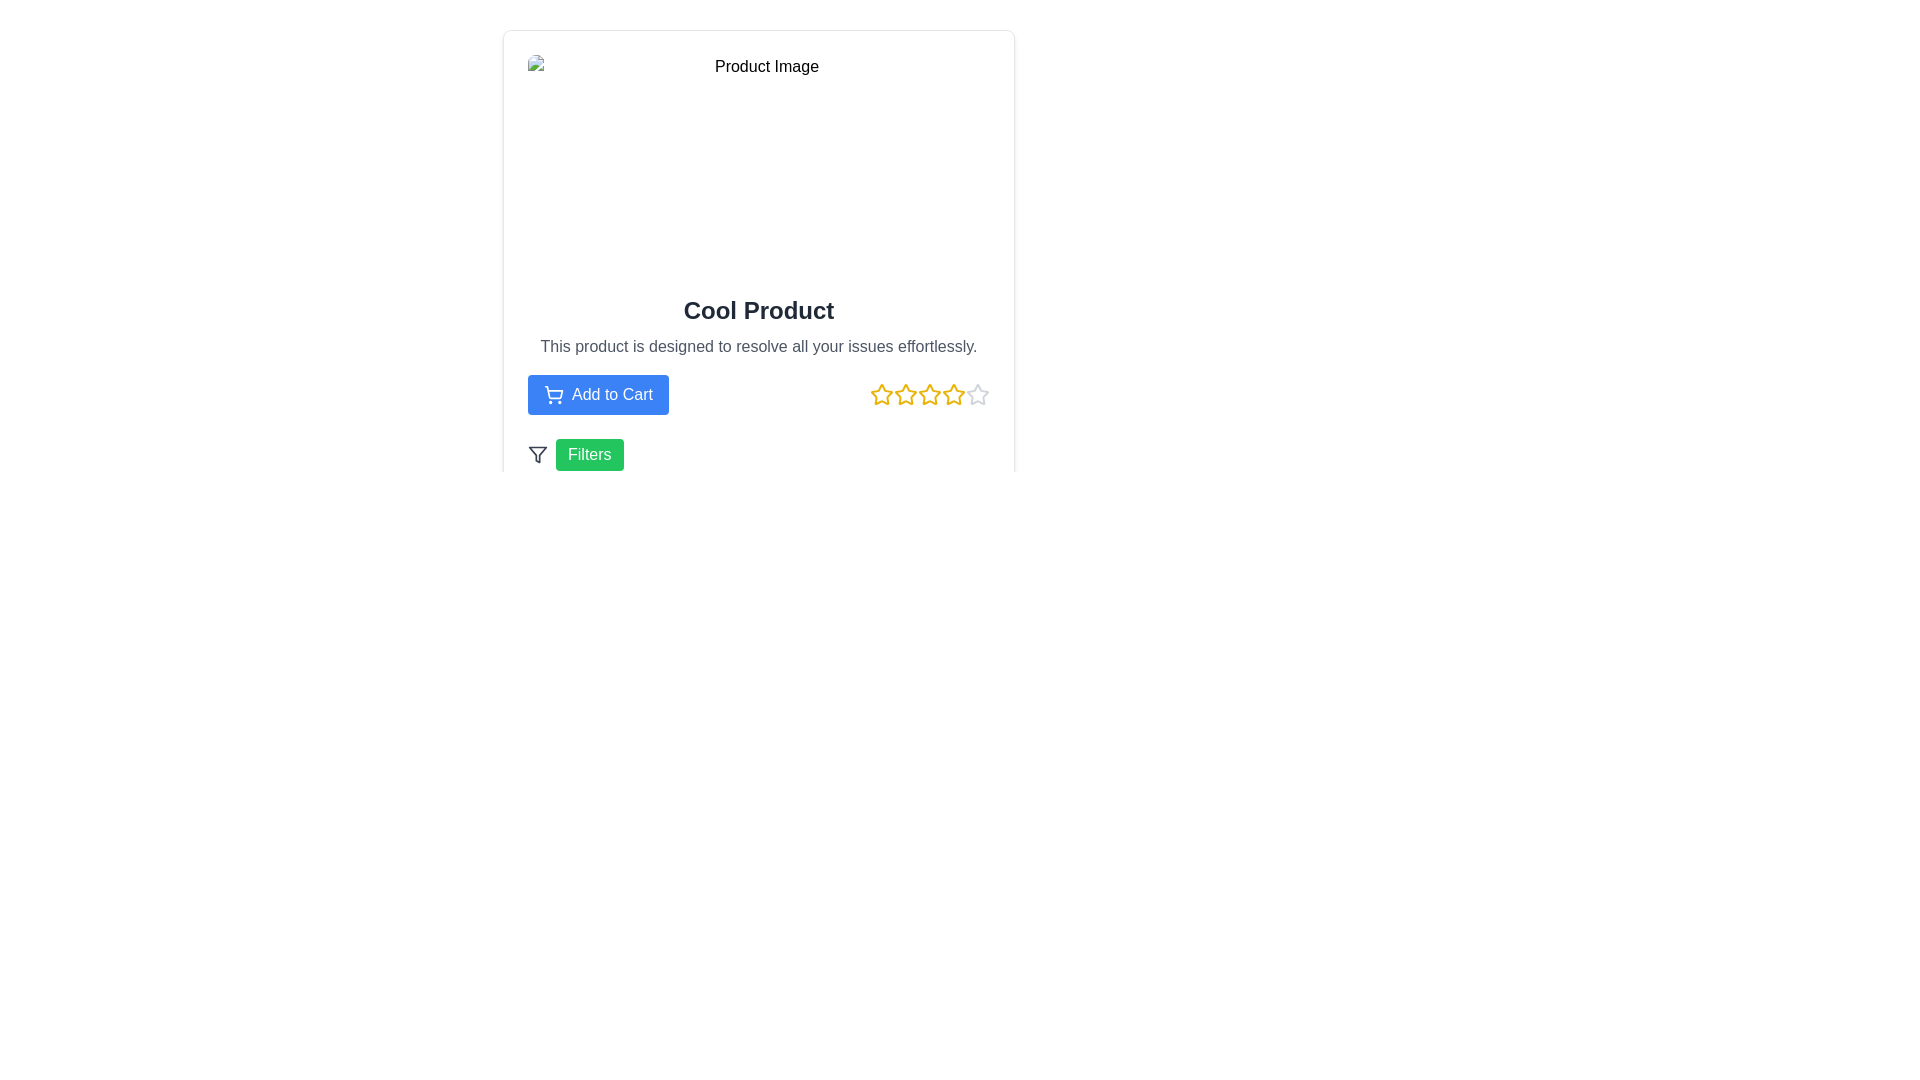 The image size is (1920, 1080). Describe the element at coordinates (757, 311) in the screenshot. I see `the text label displaying 'Cool Product' which is styled in bold, large dark gray font and positioned prominently below the product image` at that location.